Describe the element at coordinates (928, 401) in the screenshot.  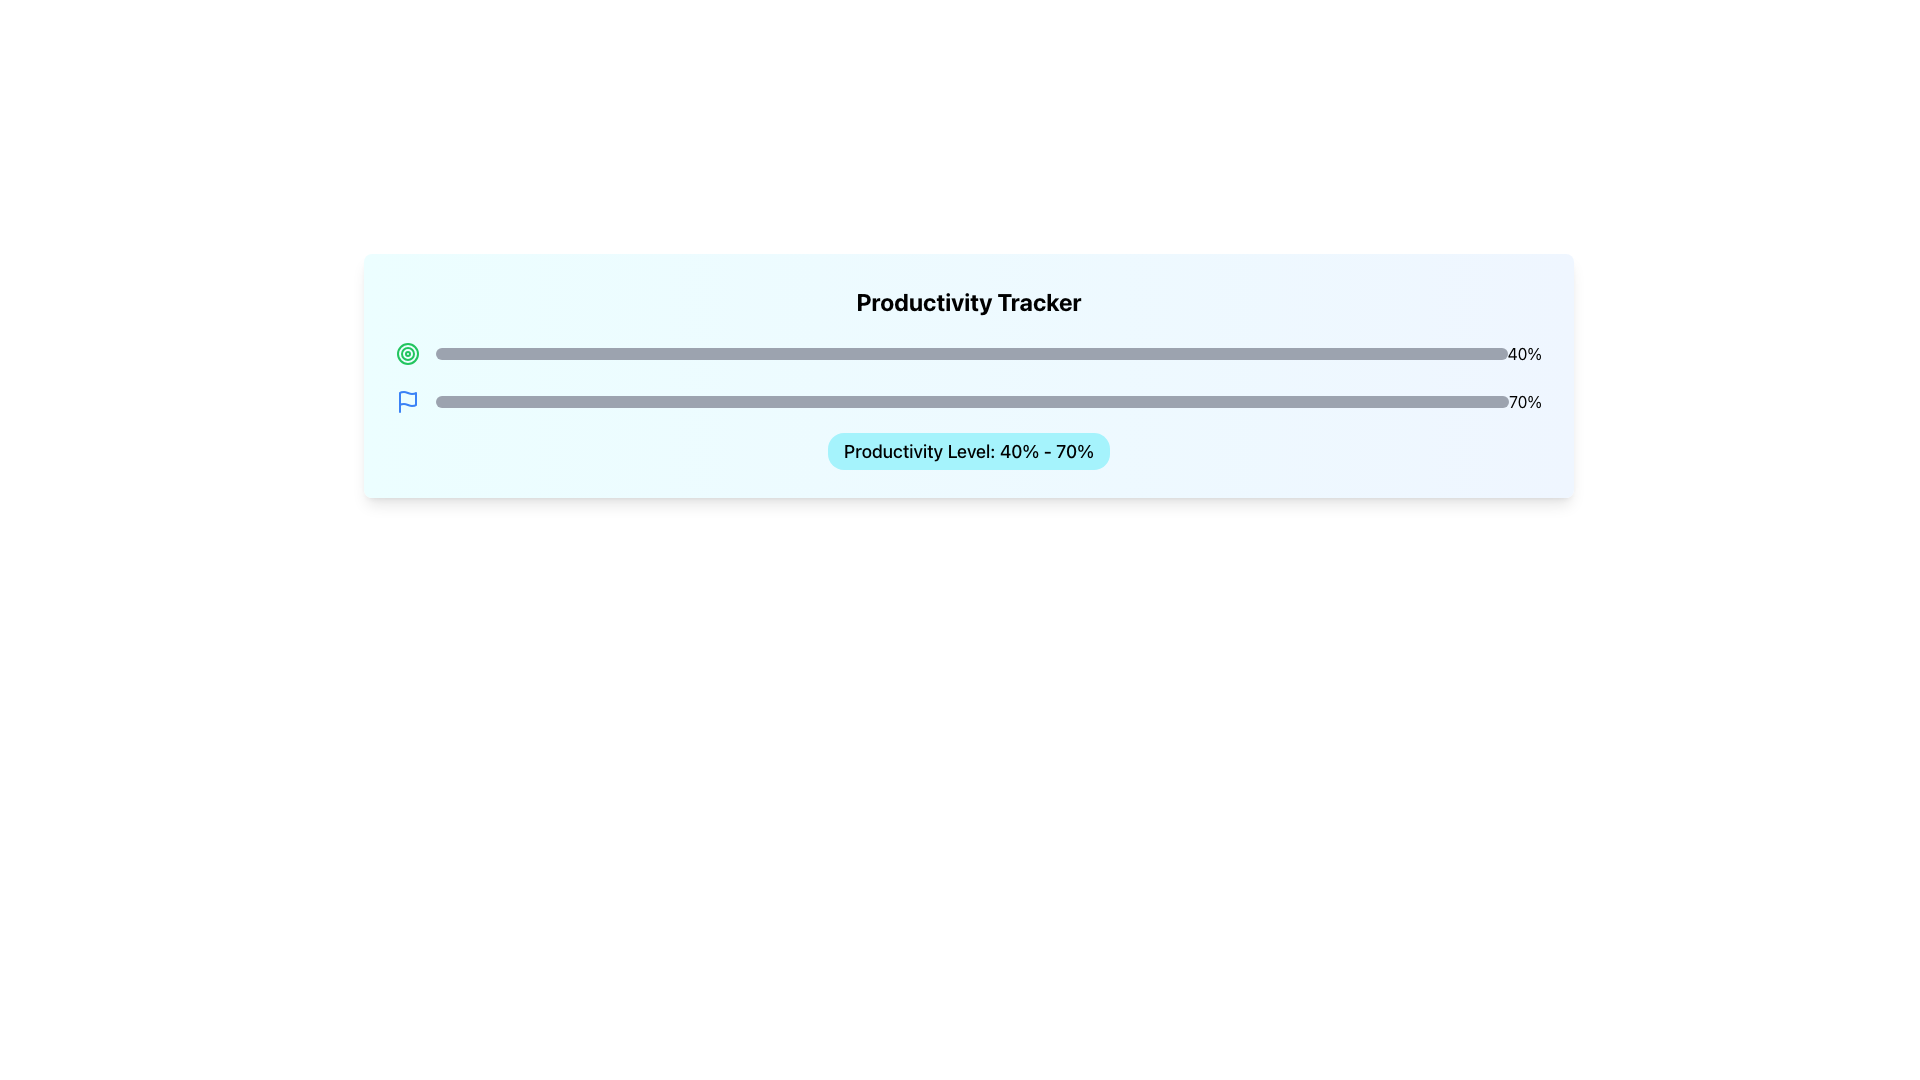
I see `the progress value` at that location.